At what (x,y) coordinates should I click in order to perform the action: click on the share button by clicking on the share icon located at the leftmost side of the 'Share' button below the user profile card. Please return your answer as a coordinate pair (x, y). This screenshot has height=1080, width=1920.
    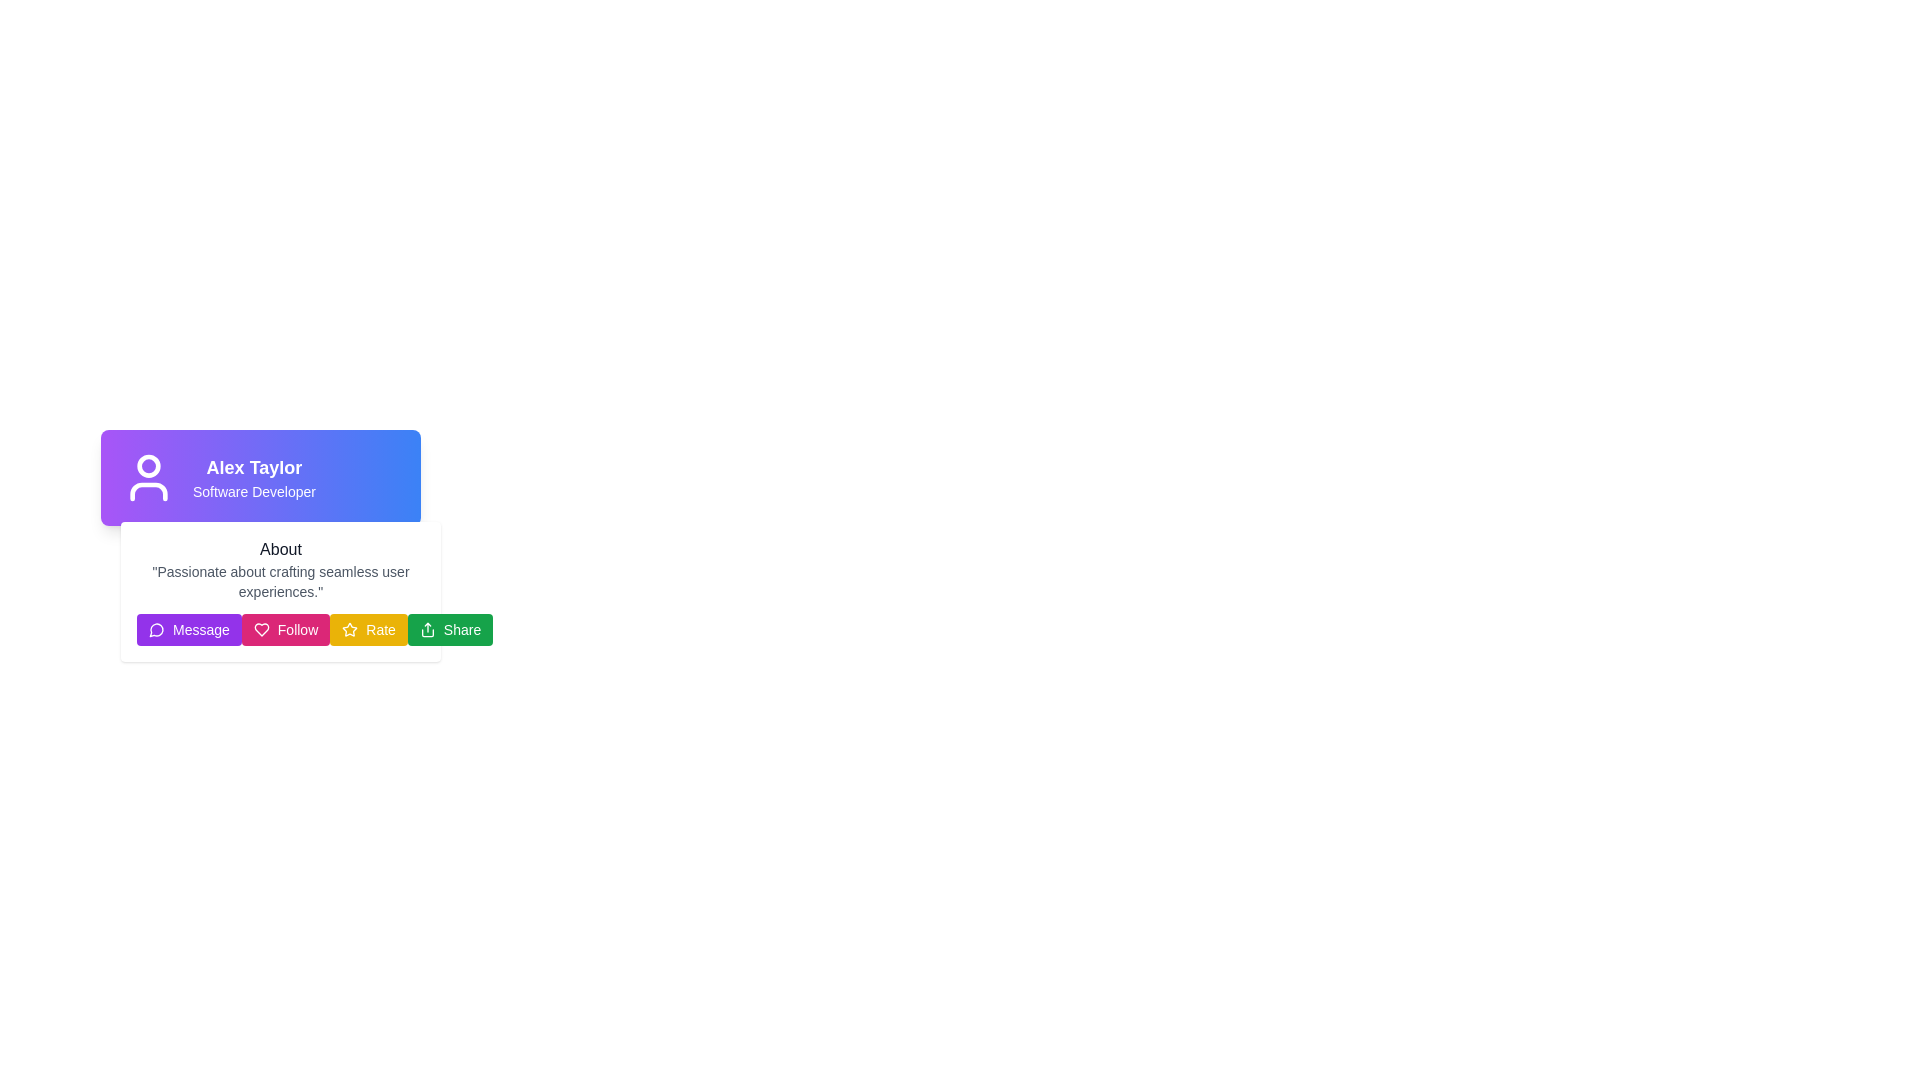
    Looking at the image, I should click on (426, 628).